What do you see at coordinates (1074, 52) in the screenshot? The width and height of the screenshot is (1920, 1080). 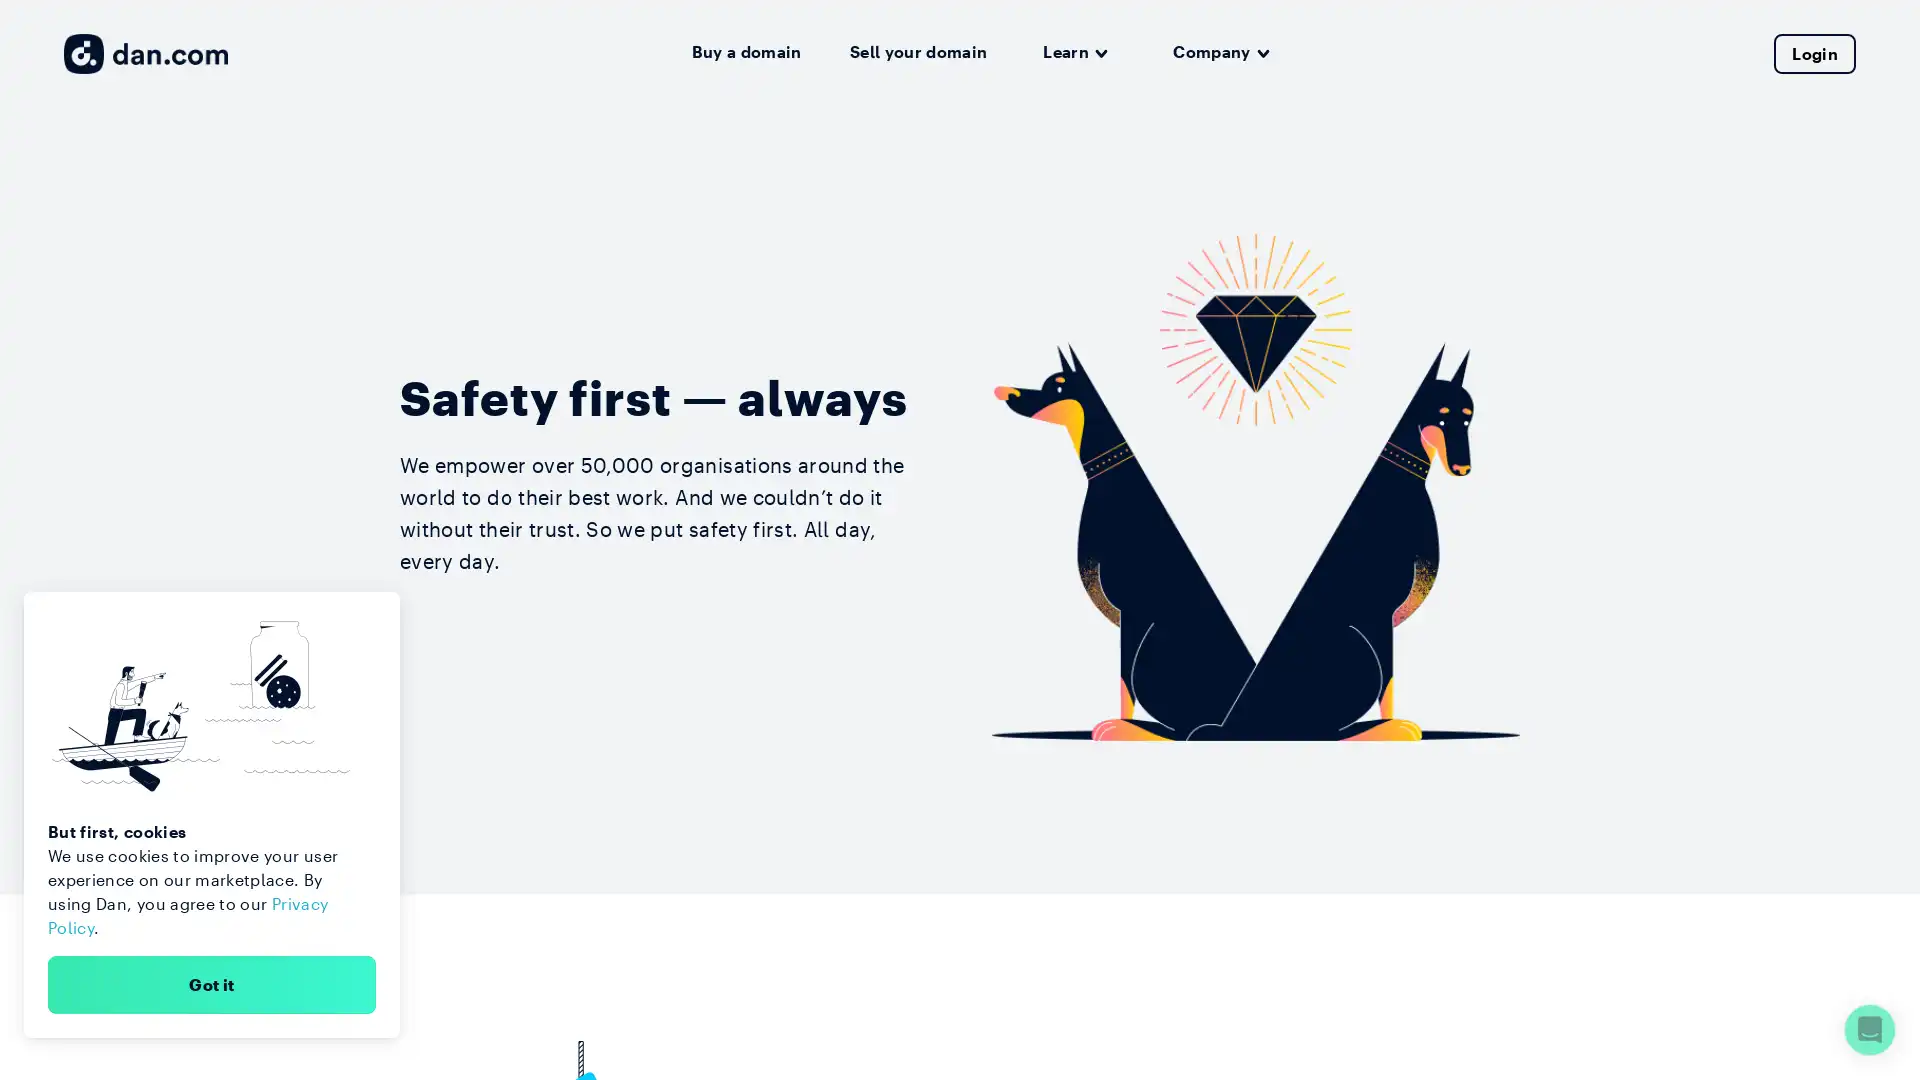 I see `Learn` at bounding box center [1074, 52].